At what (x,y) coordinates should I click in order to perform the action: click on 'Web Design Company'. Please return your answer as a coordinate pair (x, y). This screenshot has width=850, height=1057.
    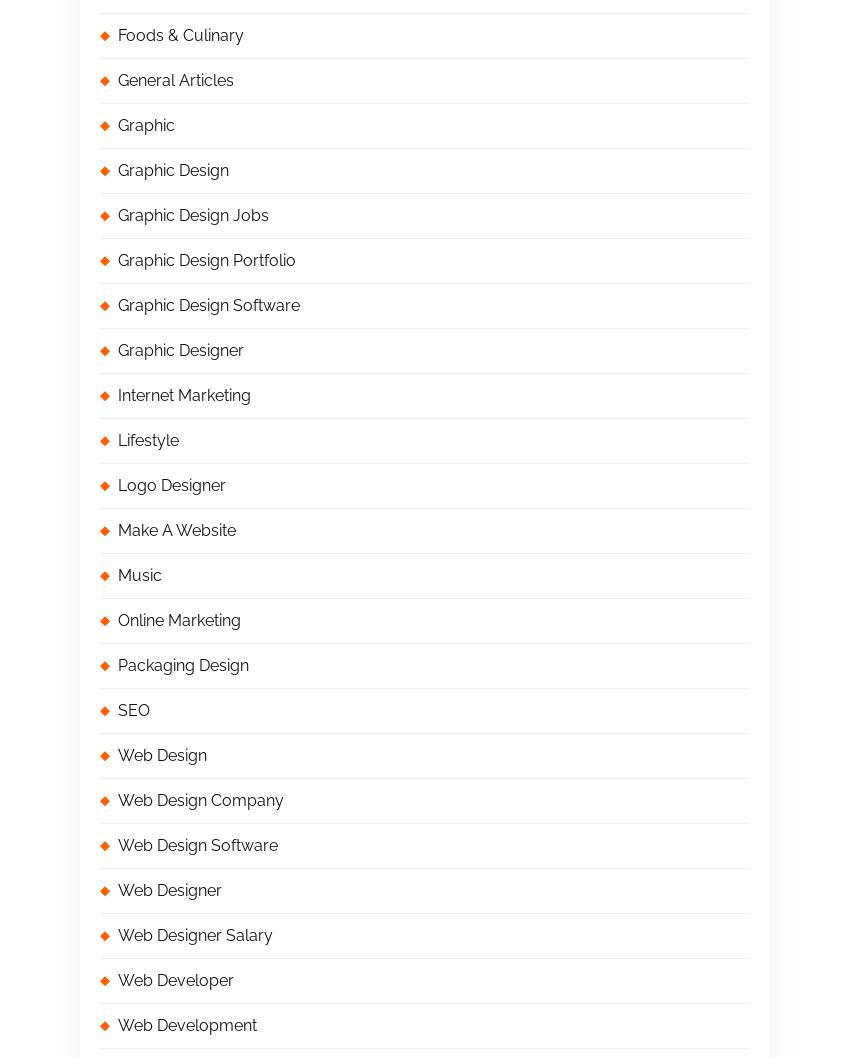
    Looking at the image, I should click on (200, 800).